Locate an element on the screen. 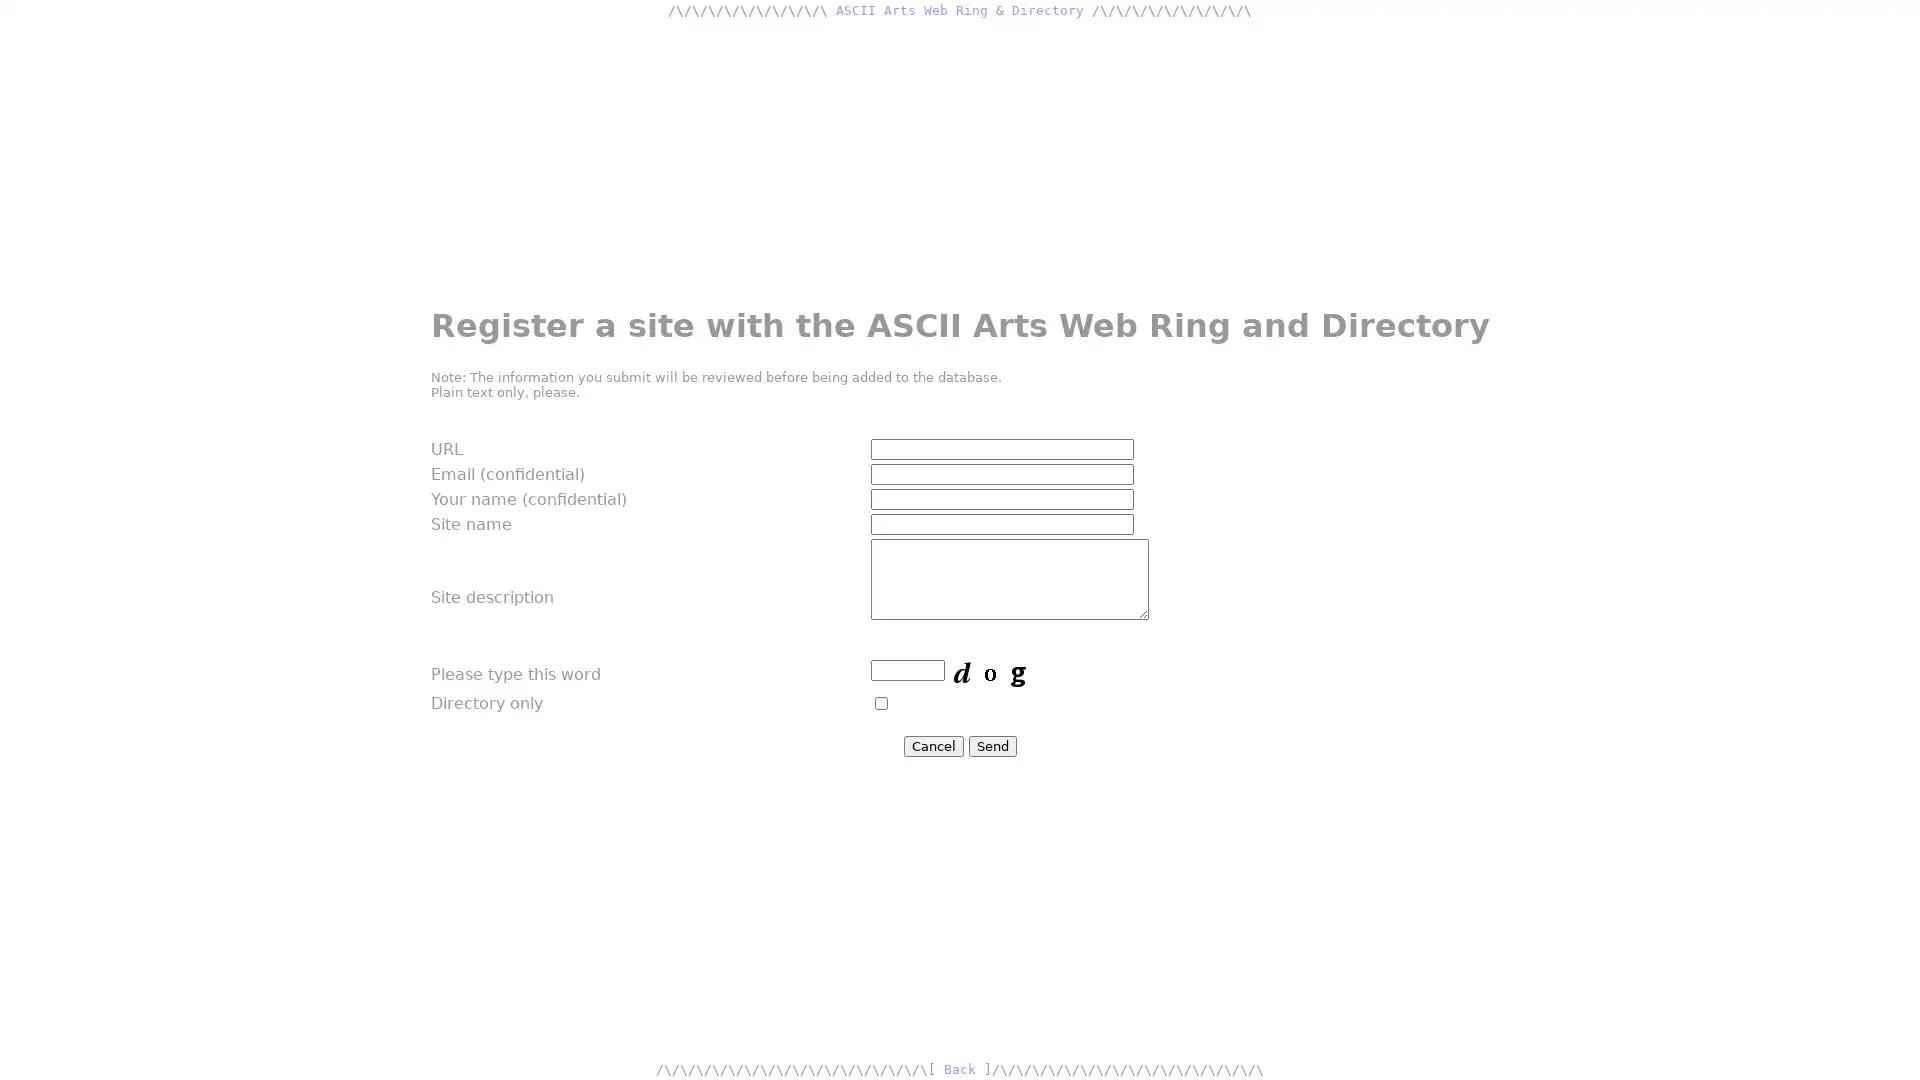  Cancel is located at coordinates (931, 746).